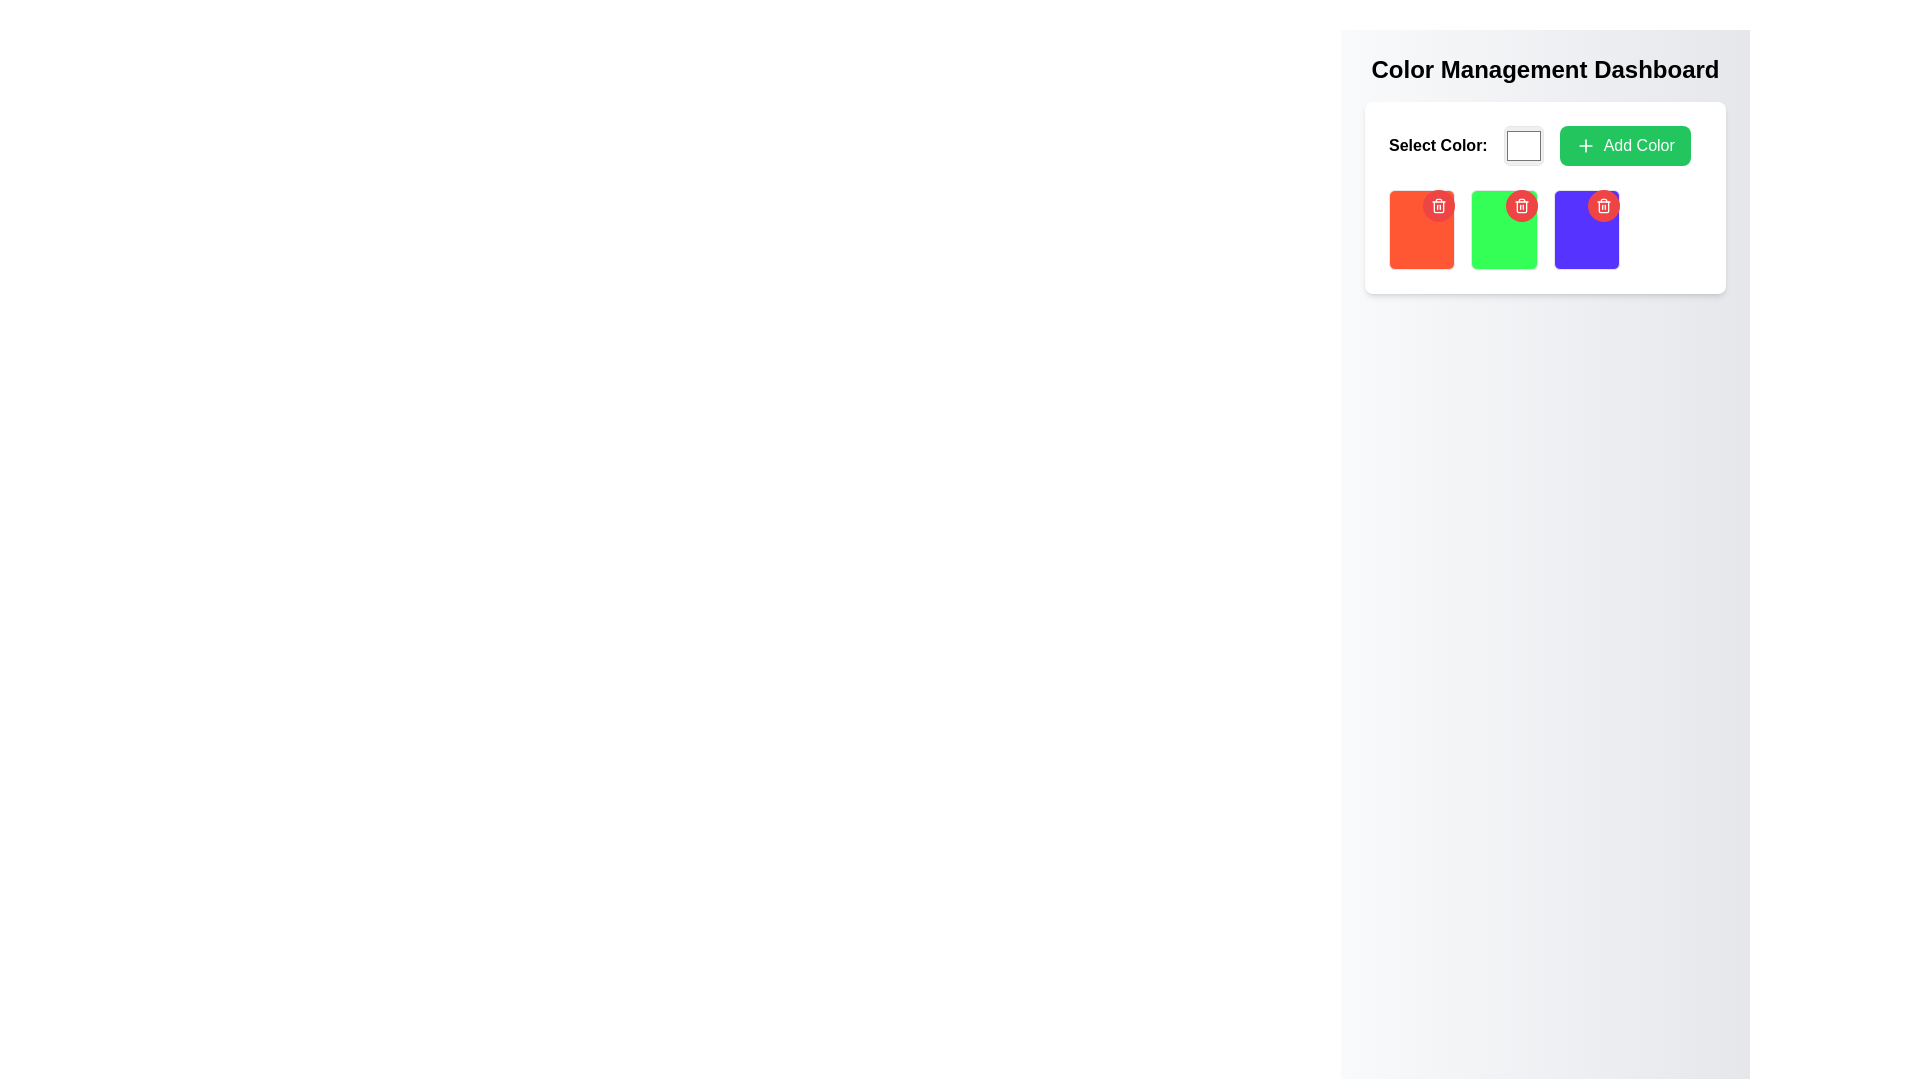 The height and width of the screenshot is (1080, 1920). Describe the element at coordinates (1625, 145) in the screenshot. I see `the 'add color' button located in the top-right corner of the color selection area` at that location.